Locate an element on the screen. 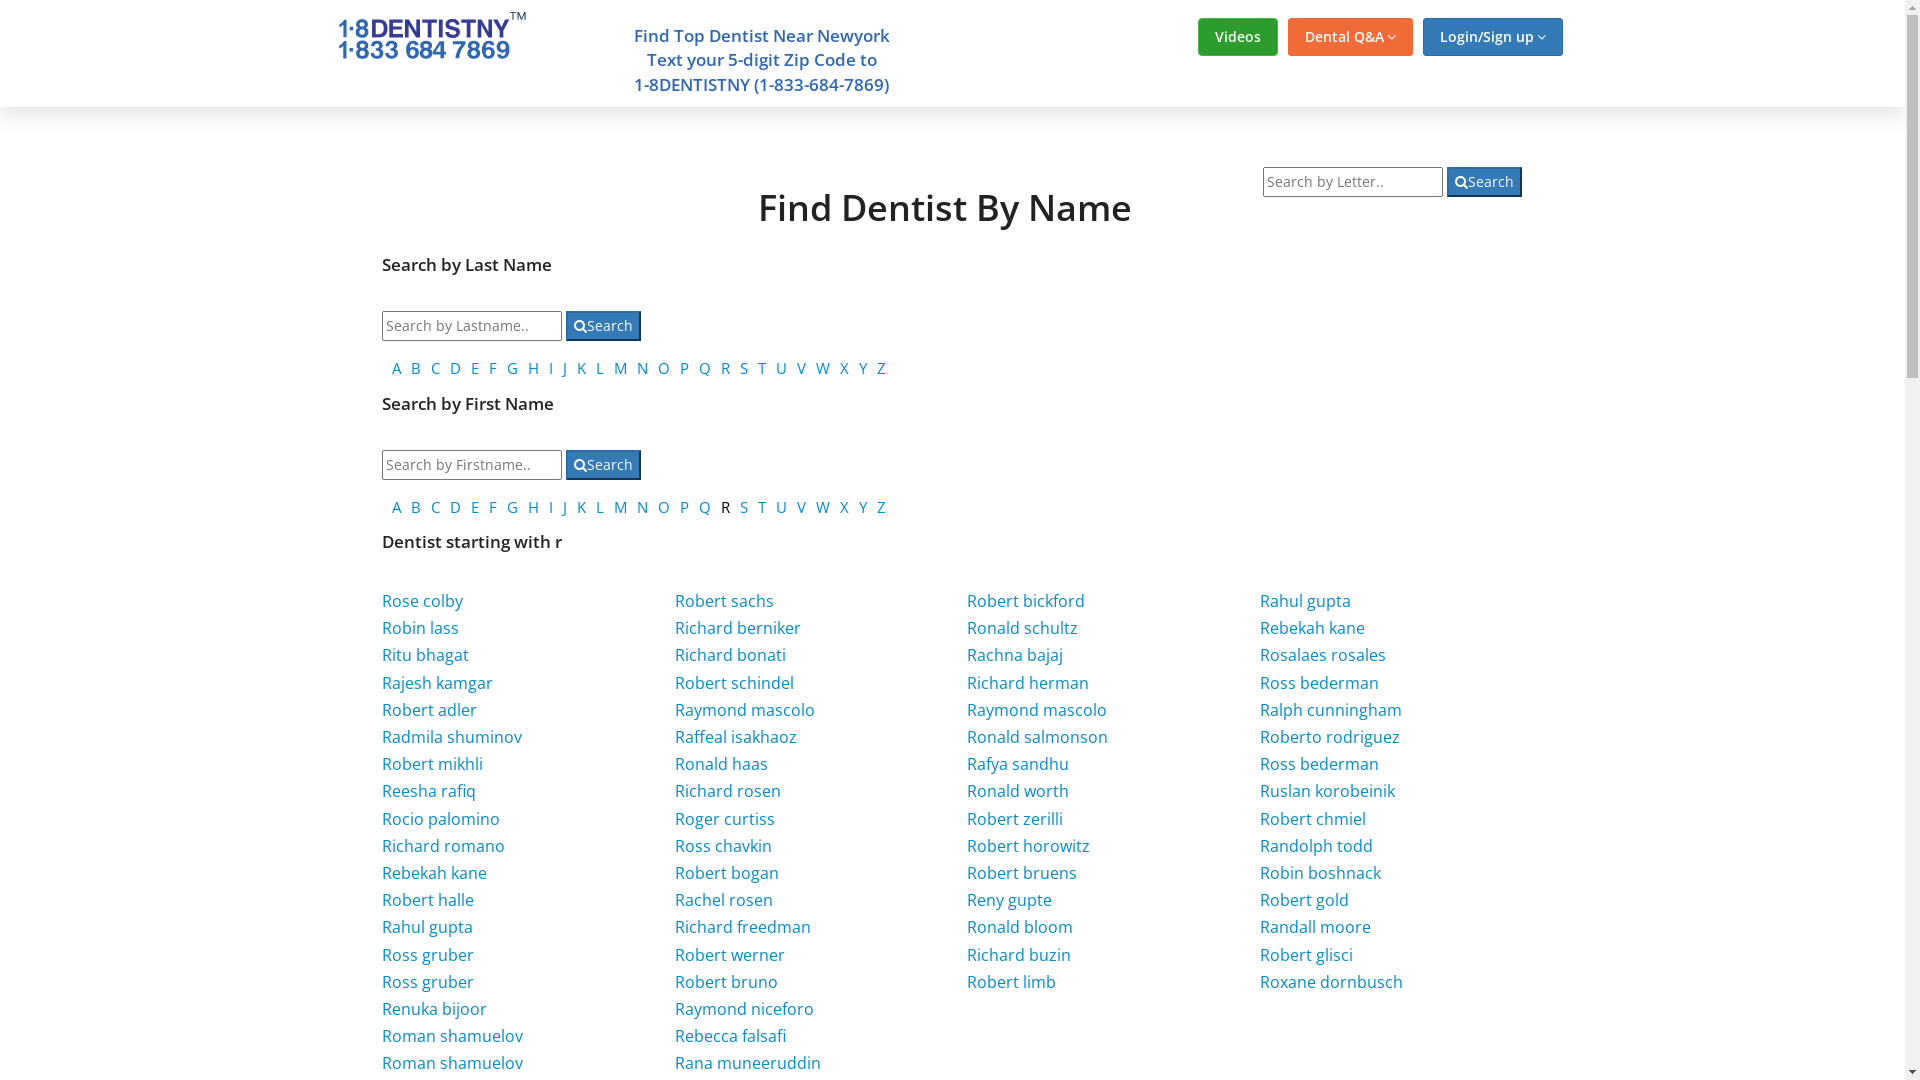  'Ritu bhagat' is located at coordinates (424, 655).